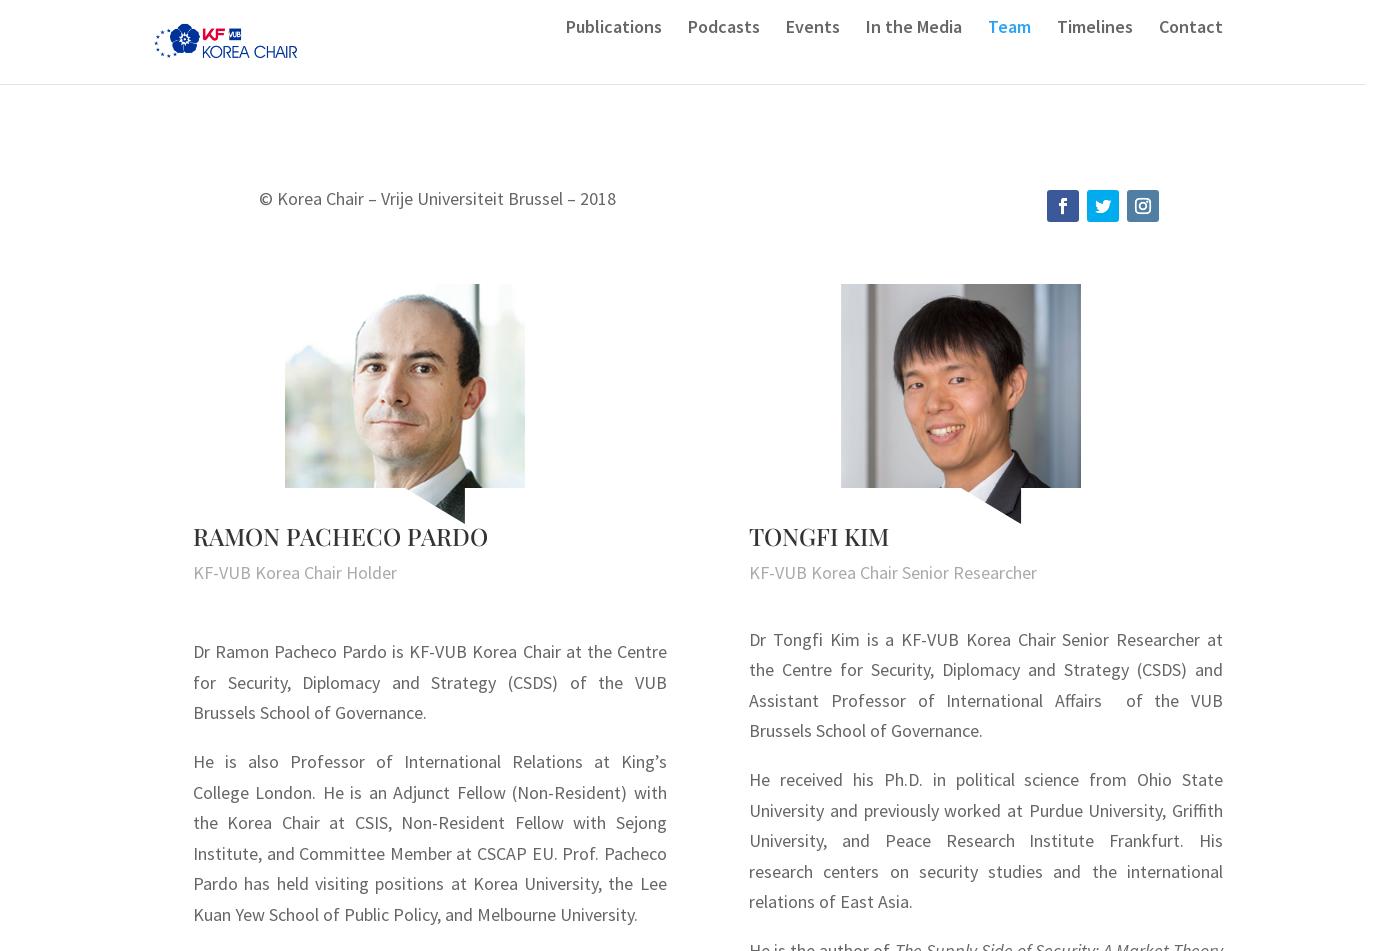 The height and width of the screenshot is (951, 1385). I want to click on '© Korea Chair – Vrije Universiteit Brussel – 2018', so click(436, 198).